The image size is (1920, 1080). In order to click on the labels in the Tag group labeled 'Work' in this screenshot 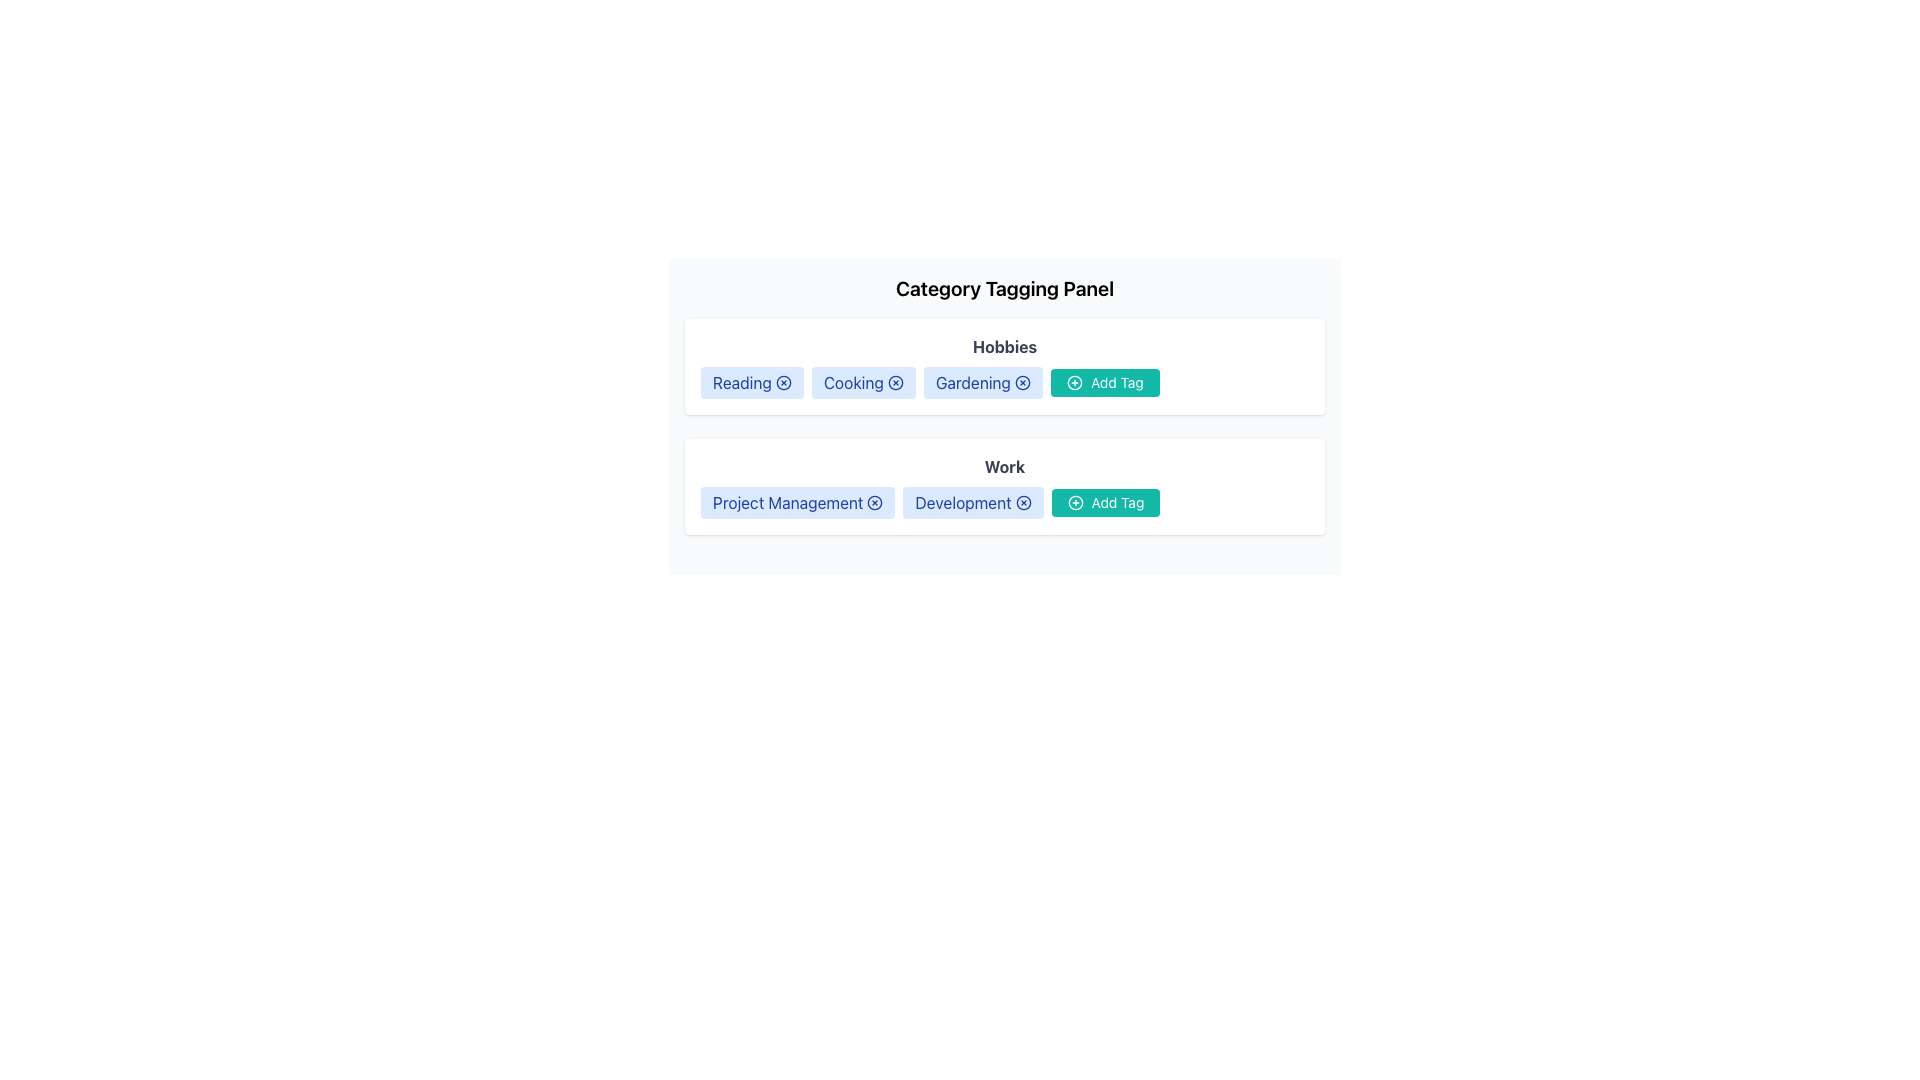, I will do `click(1004, 501)`.